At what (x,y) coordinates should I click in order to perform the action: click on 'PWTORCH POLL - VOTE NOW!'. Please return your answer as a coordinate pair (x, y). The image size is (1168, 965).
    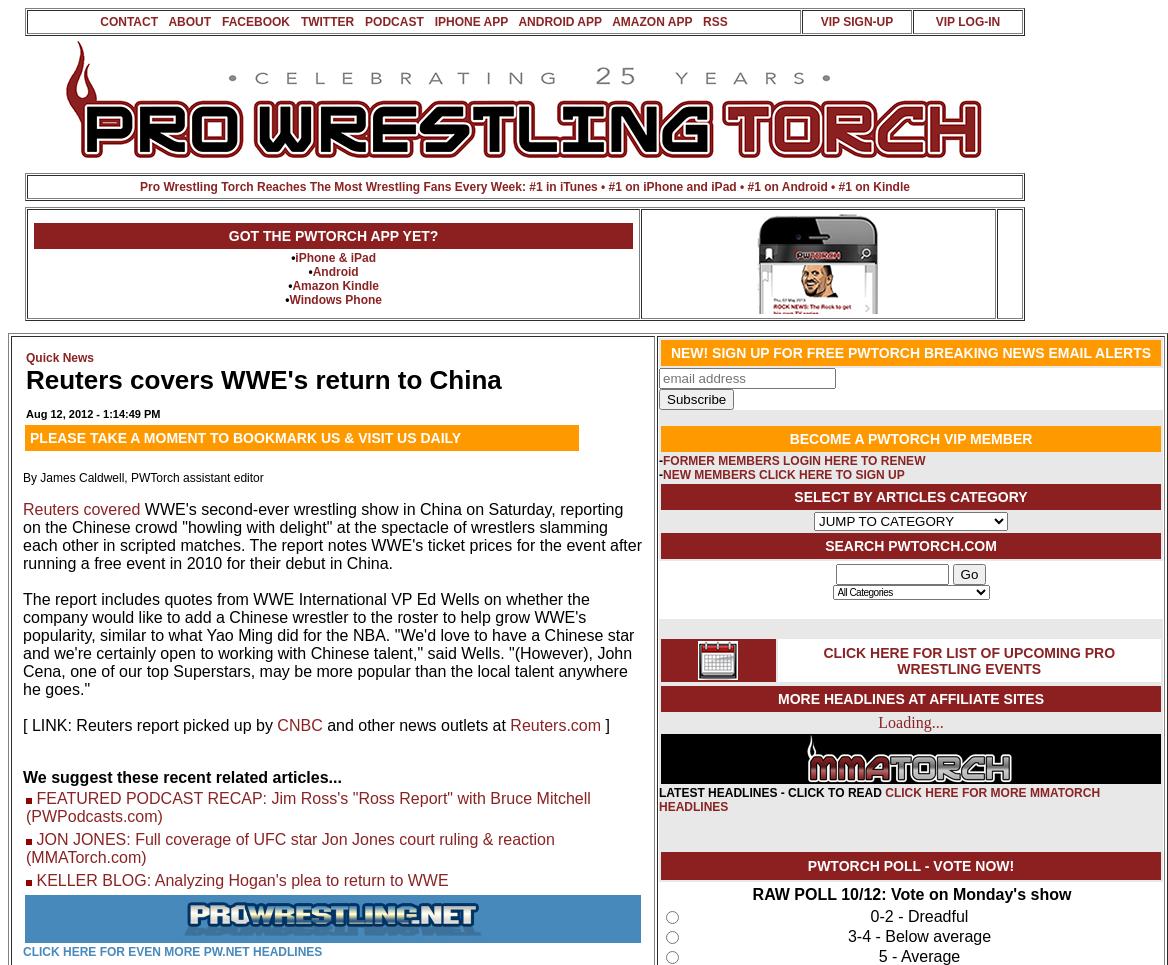
    Looking at the image, I should click on (910, 865).